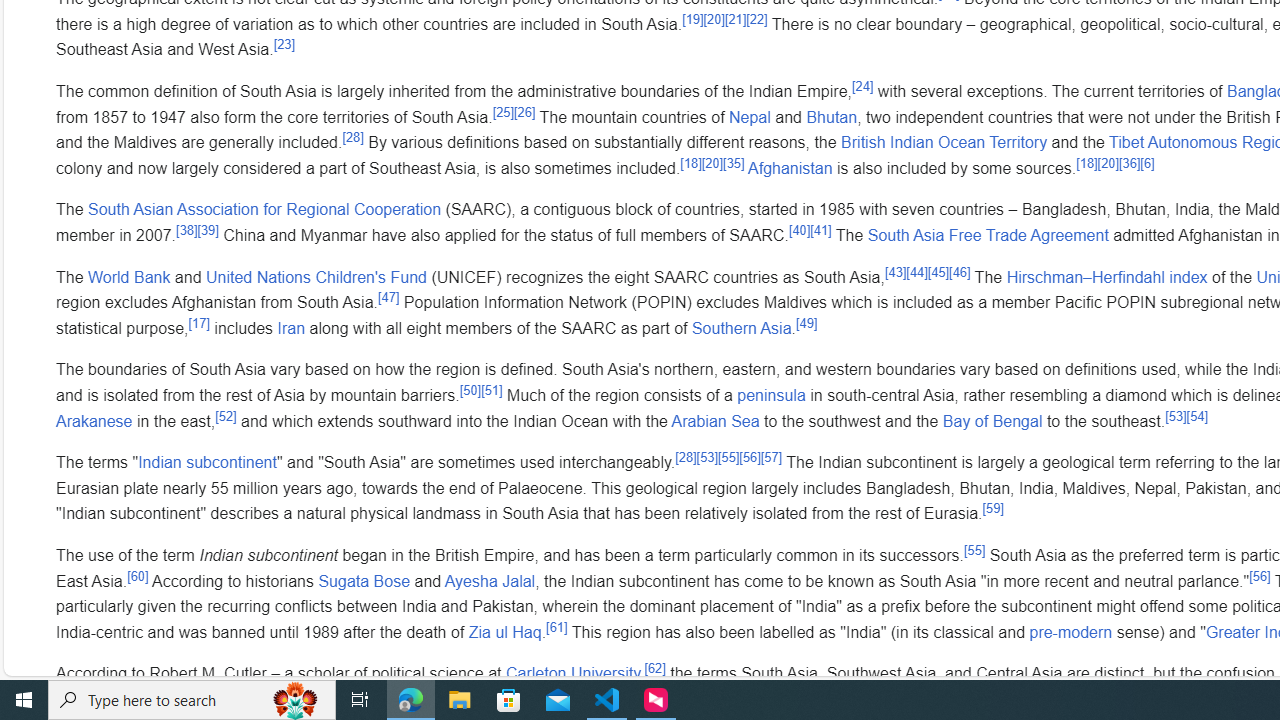 The height and width of the screenshot is (720, 1280). What do you see at coordinates (960, 272) in the screenshot?
I see `'[46]'` at bounding box center [960, 272].